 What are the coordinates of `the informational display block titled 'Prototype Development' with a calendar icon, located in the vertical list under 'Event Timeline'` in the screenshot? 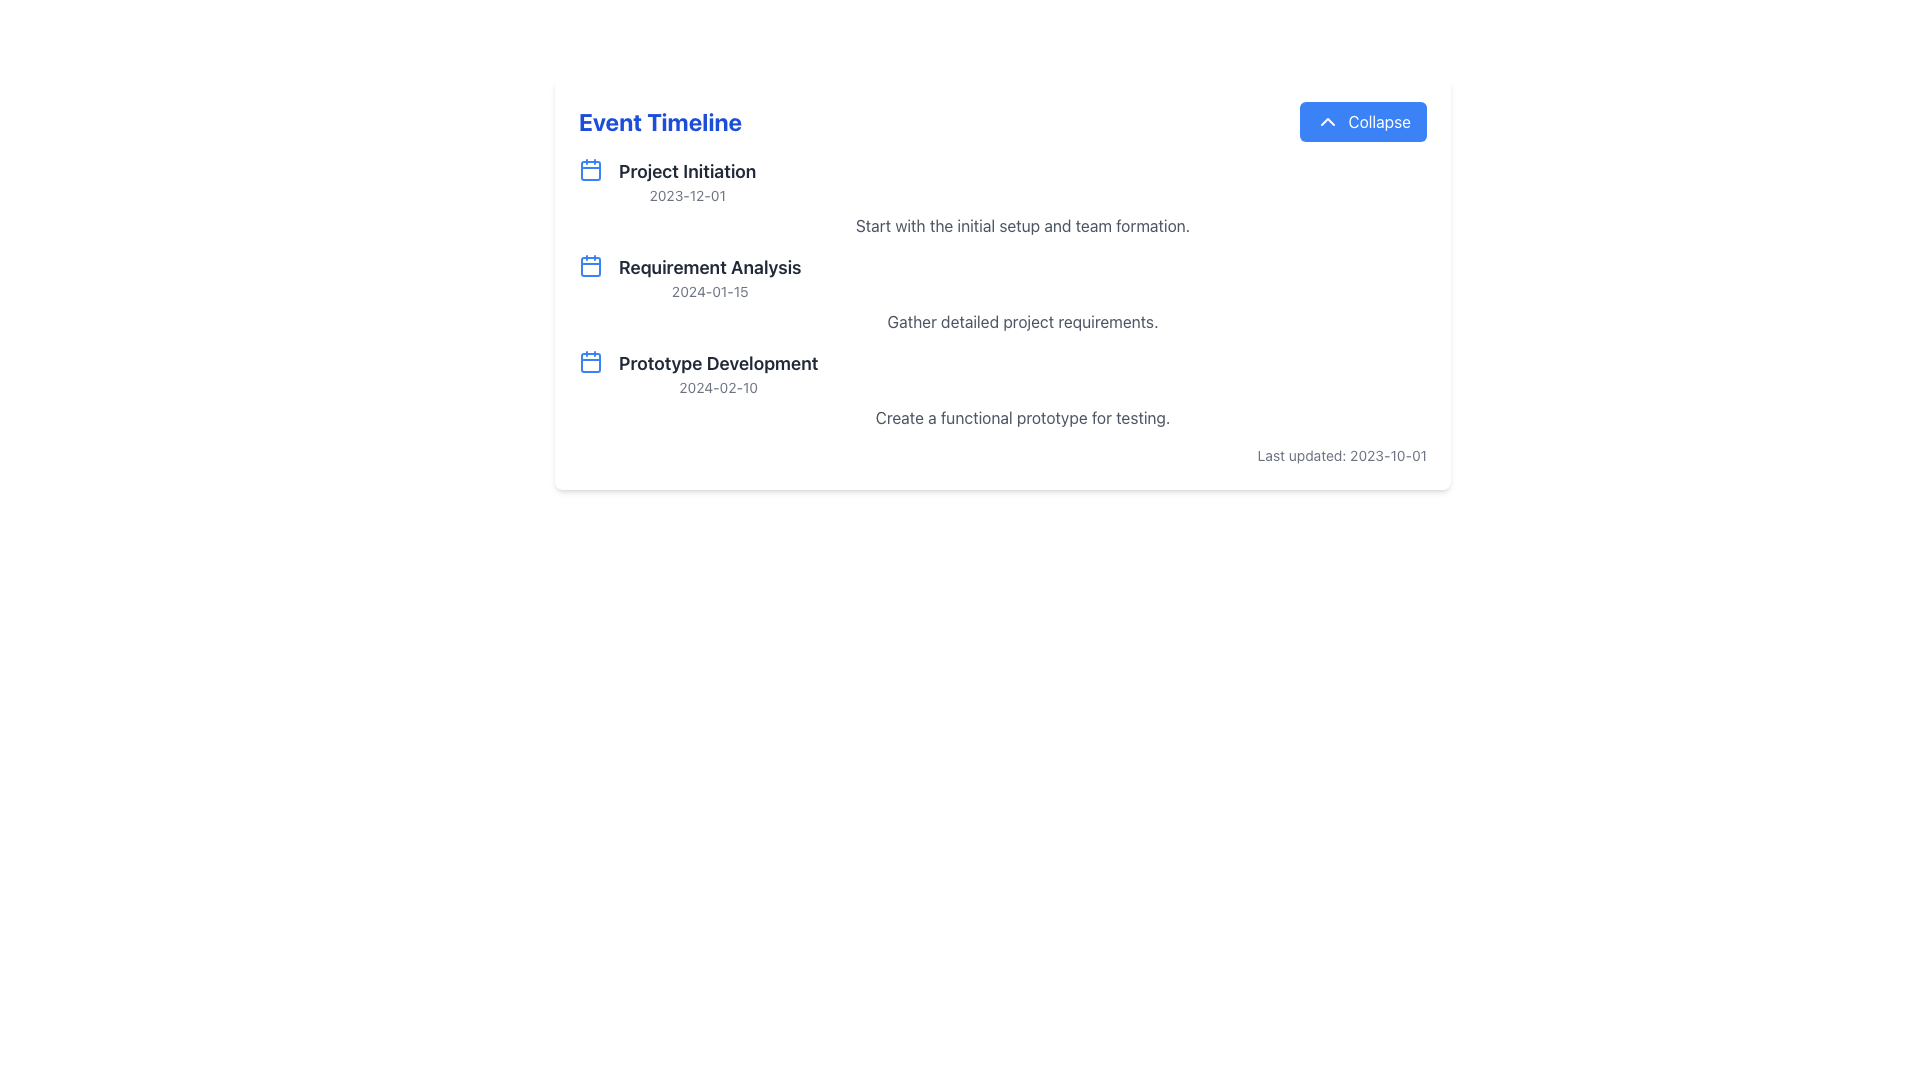 It's located at (1003, 374).